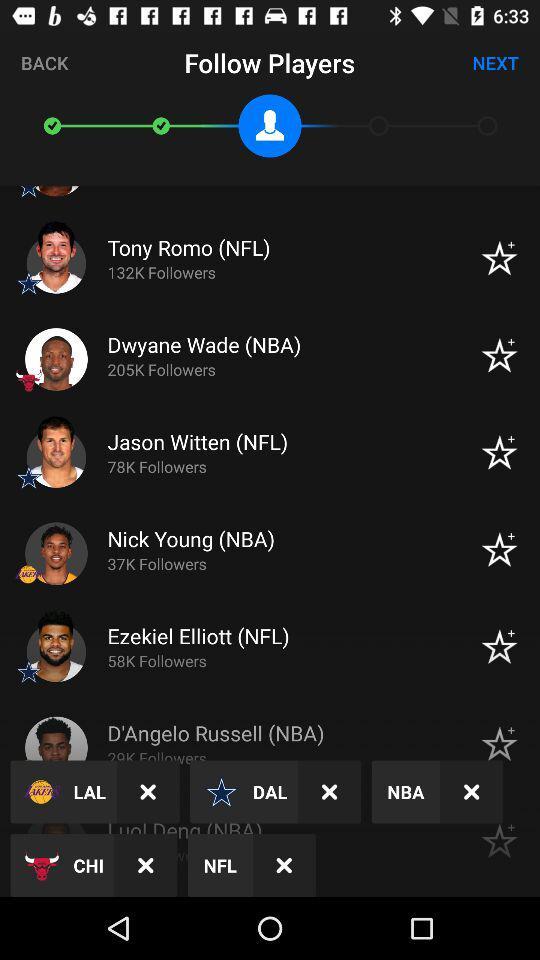  Describe the element at coordinates (329, 792) in the screenshot. I see `icon next to the dal item` at that location.